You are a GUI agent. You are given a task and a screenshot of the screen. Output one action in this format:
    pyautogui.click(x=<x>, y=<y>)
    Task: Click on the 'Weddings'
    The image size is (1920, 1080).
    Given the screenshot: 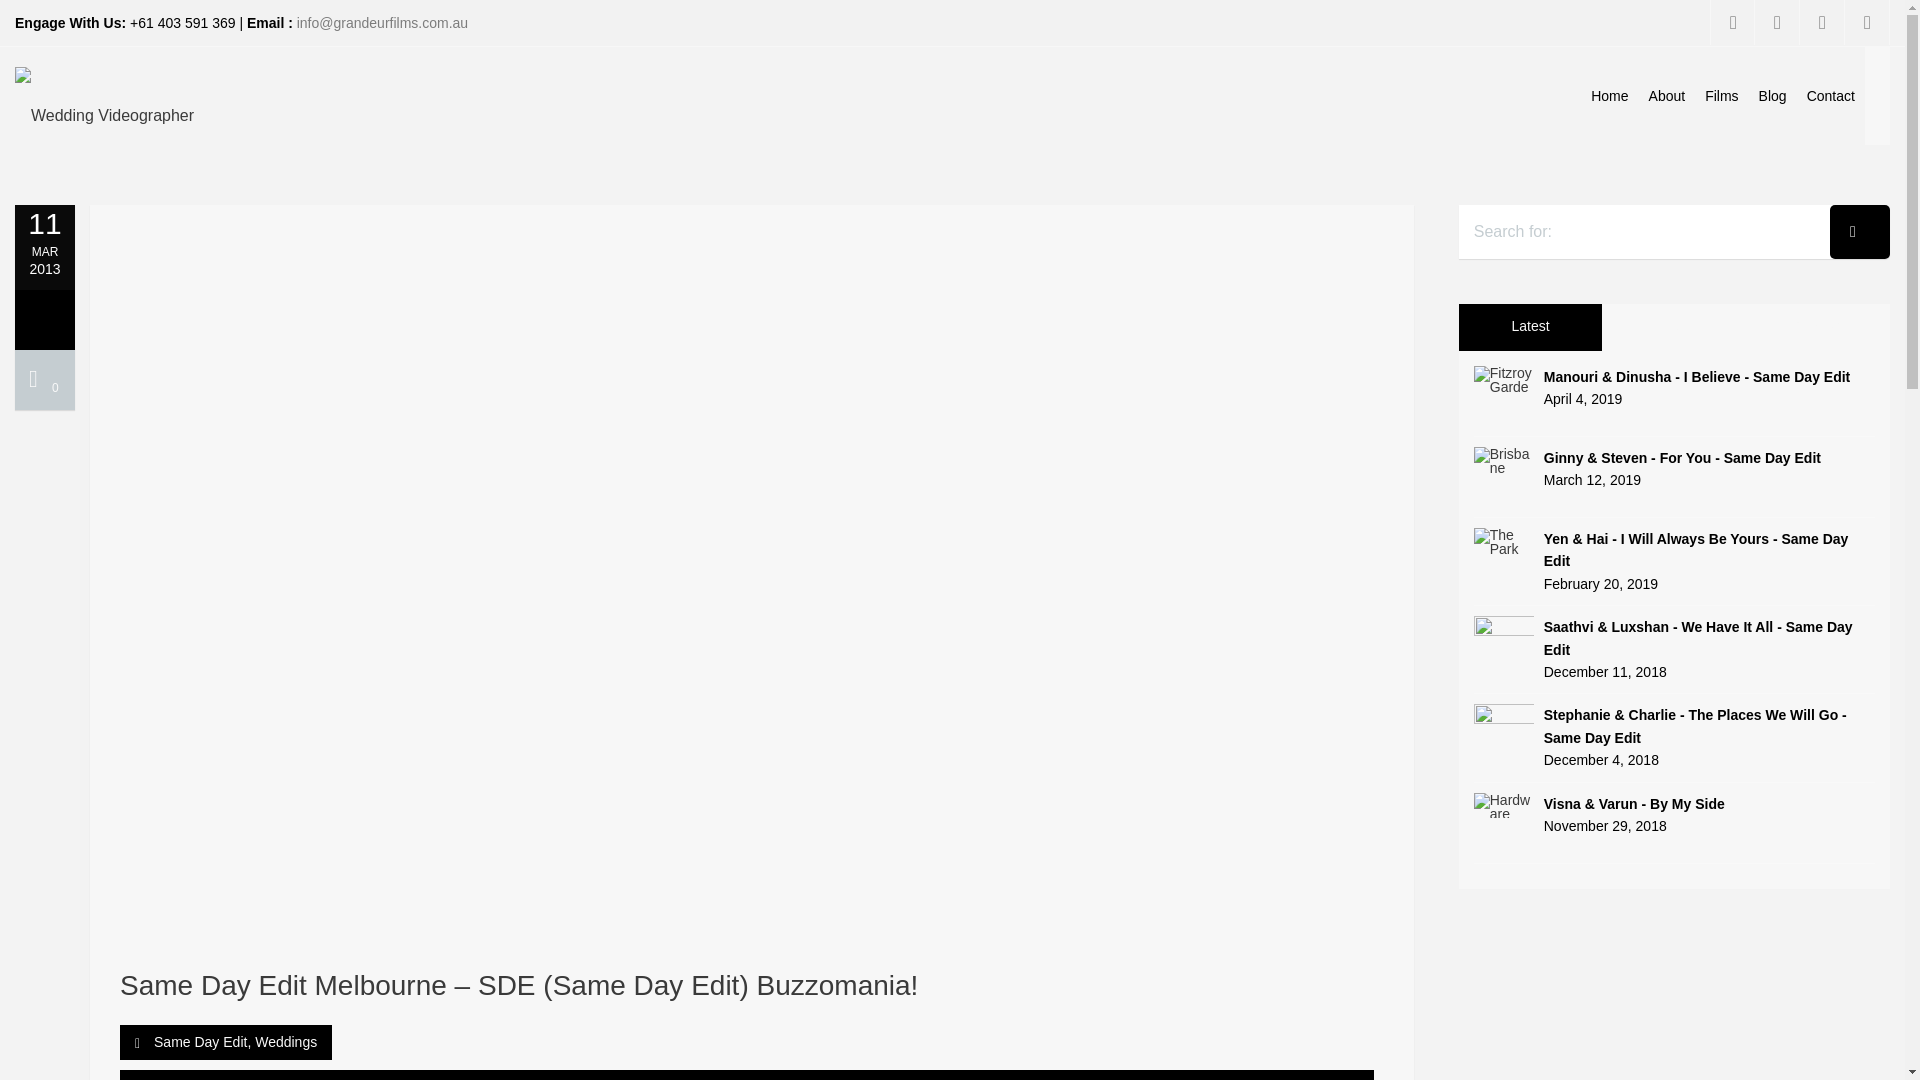 What is the action you would take?
    pyautogui.click(x=285, y=1040)
    